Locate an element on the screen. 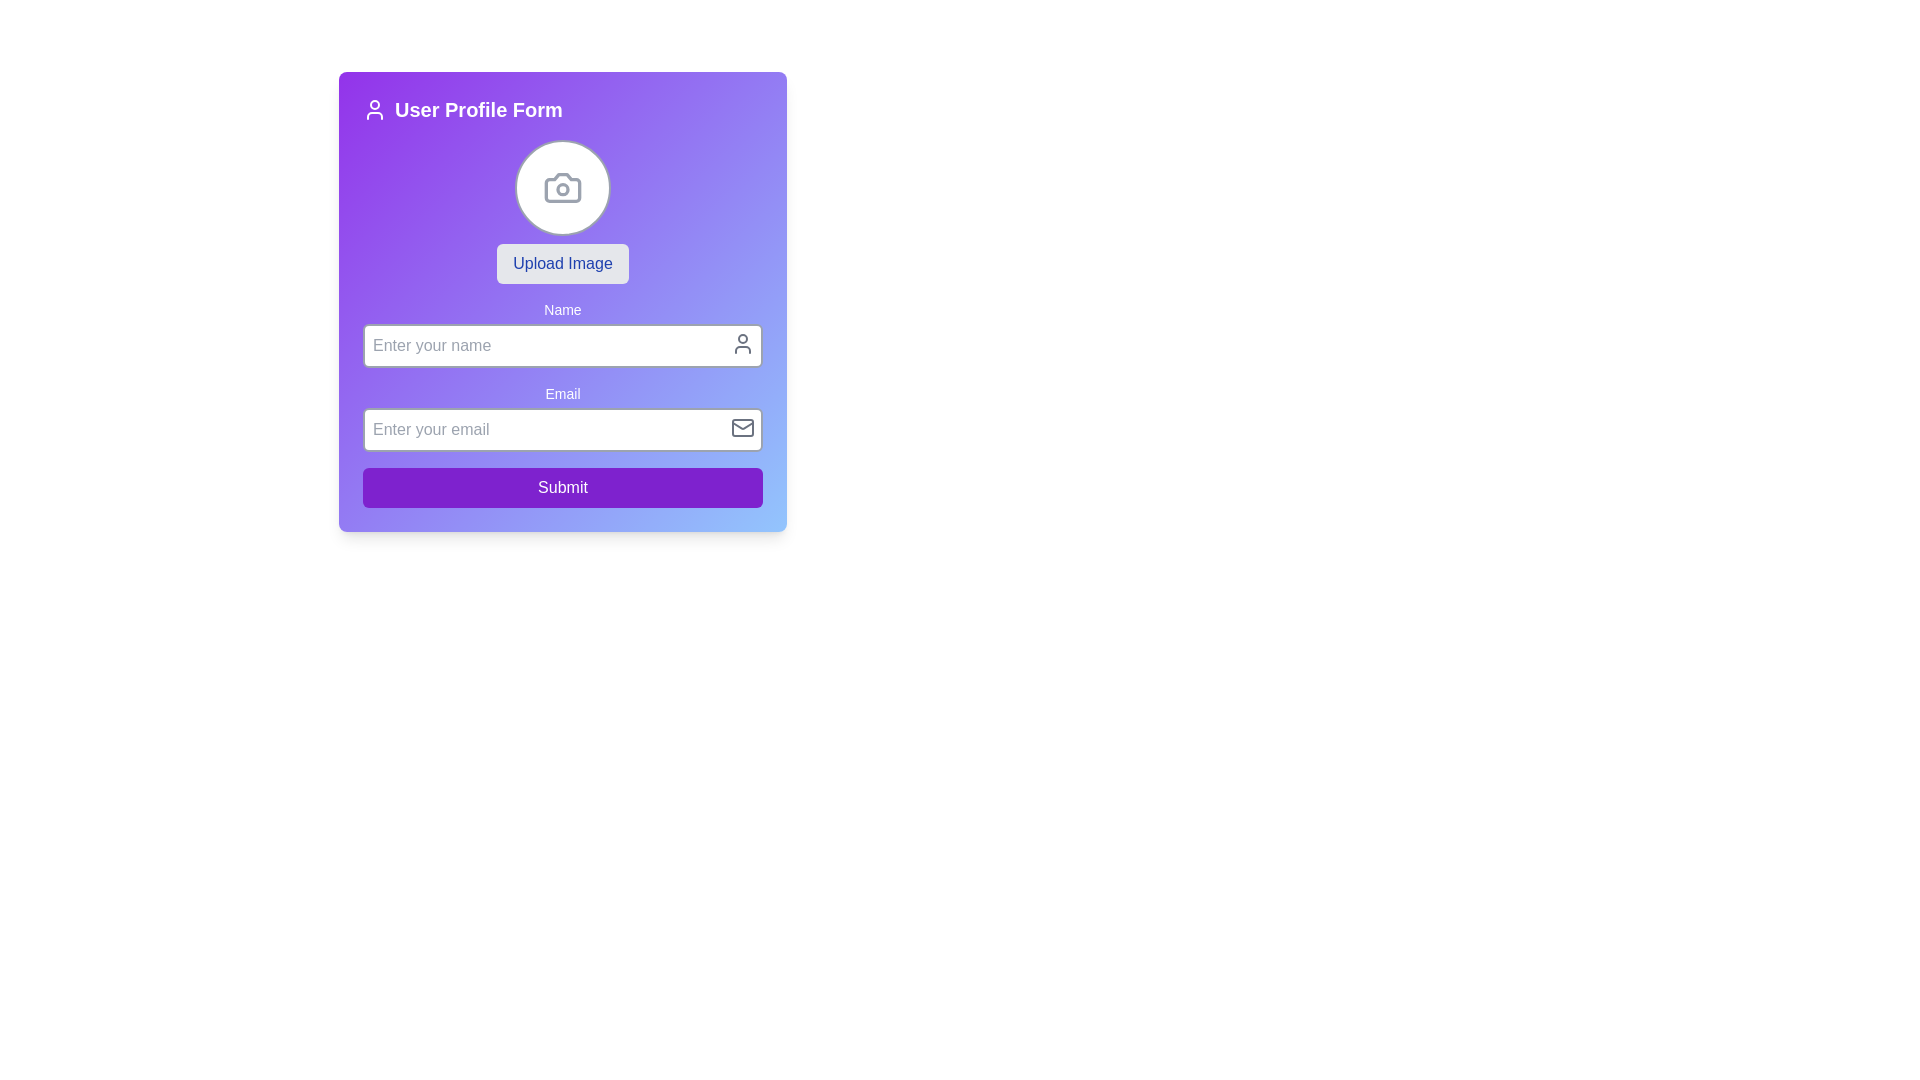 This screenshot has width=1920, height=1080. the decorative icon associated with the 'User Profile Form' located at the top-left of the header section is located at coordinates (374, 110).